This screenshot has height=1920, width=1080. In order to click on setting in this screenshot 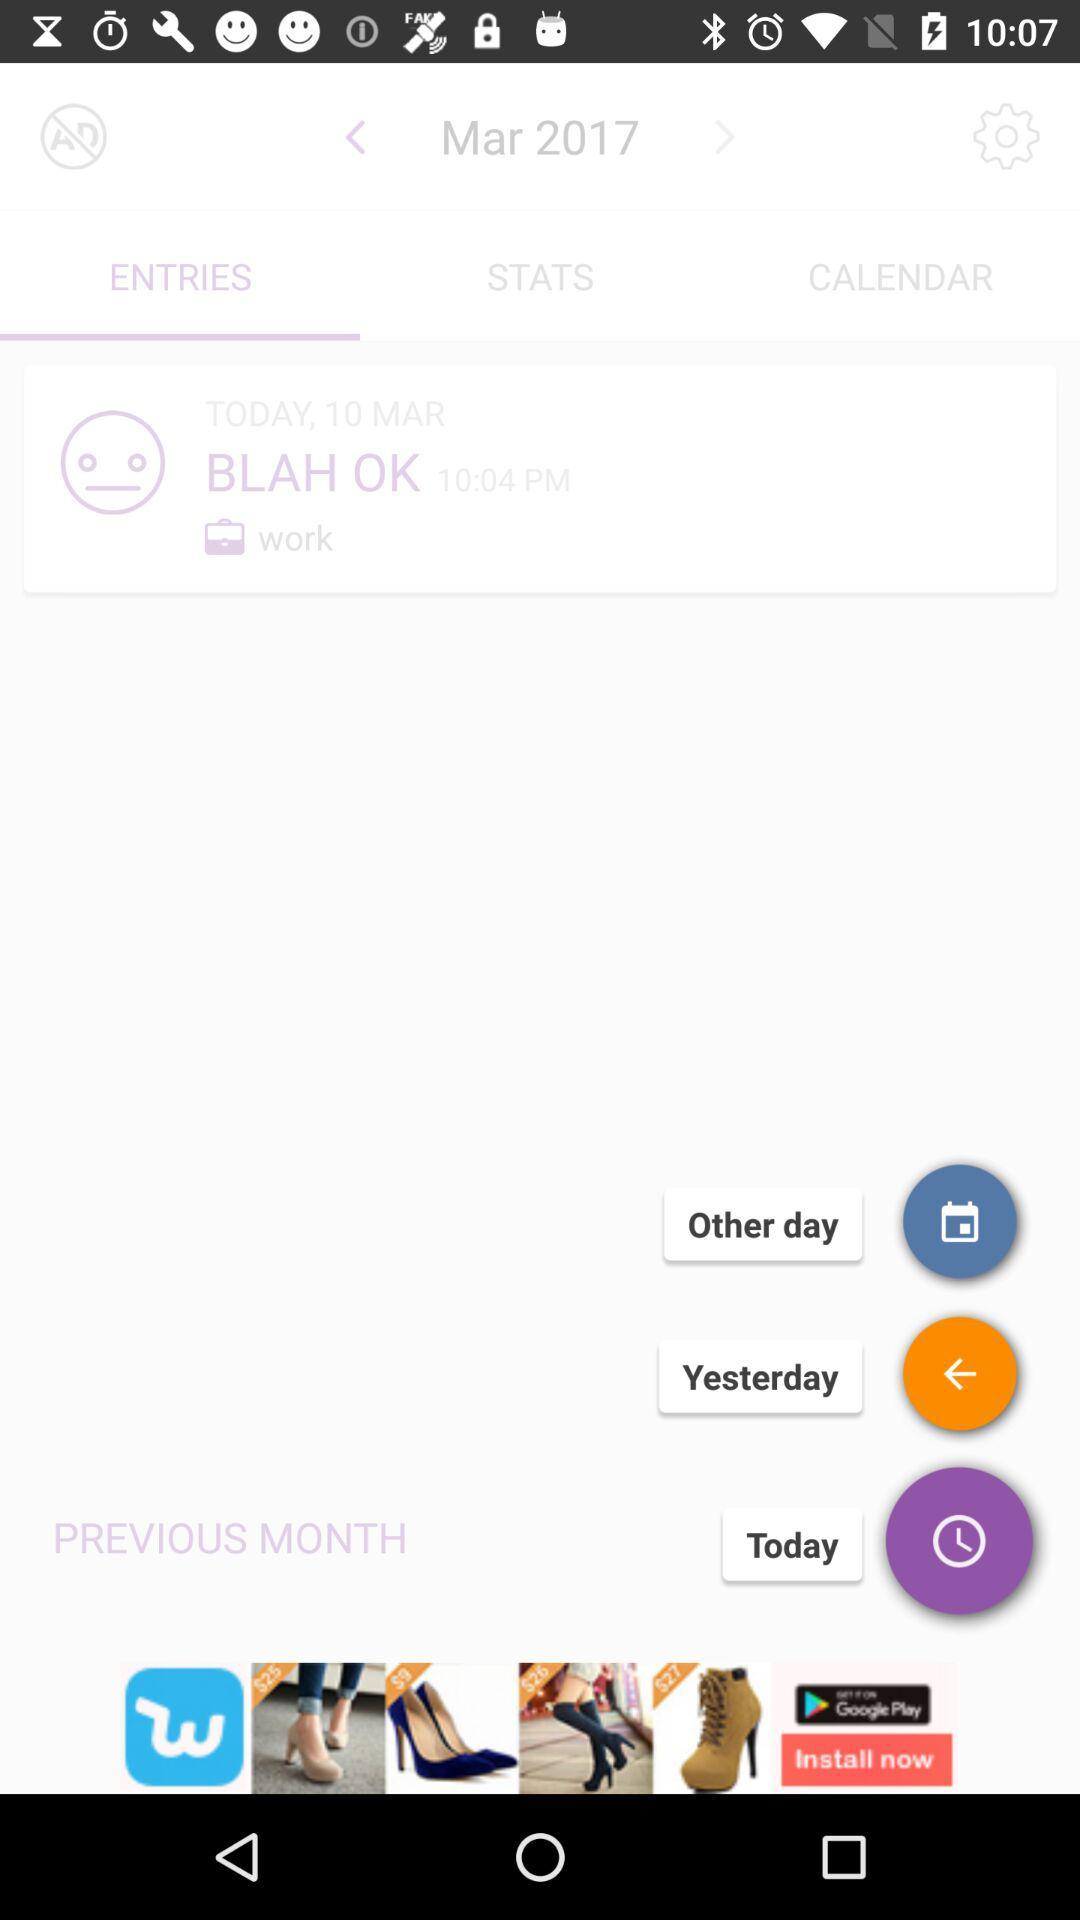, I will do `click(1006, 135)`.